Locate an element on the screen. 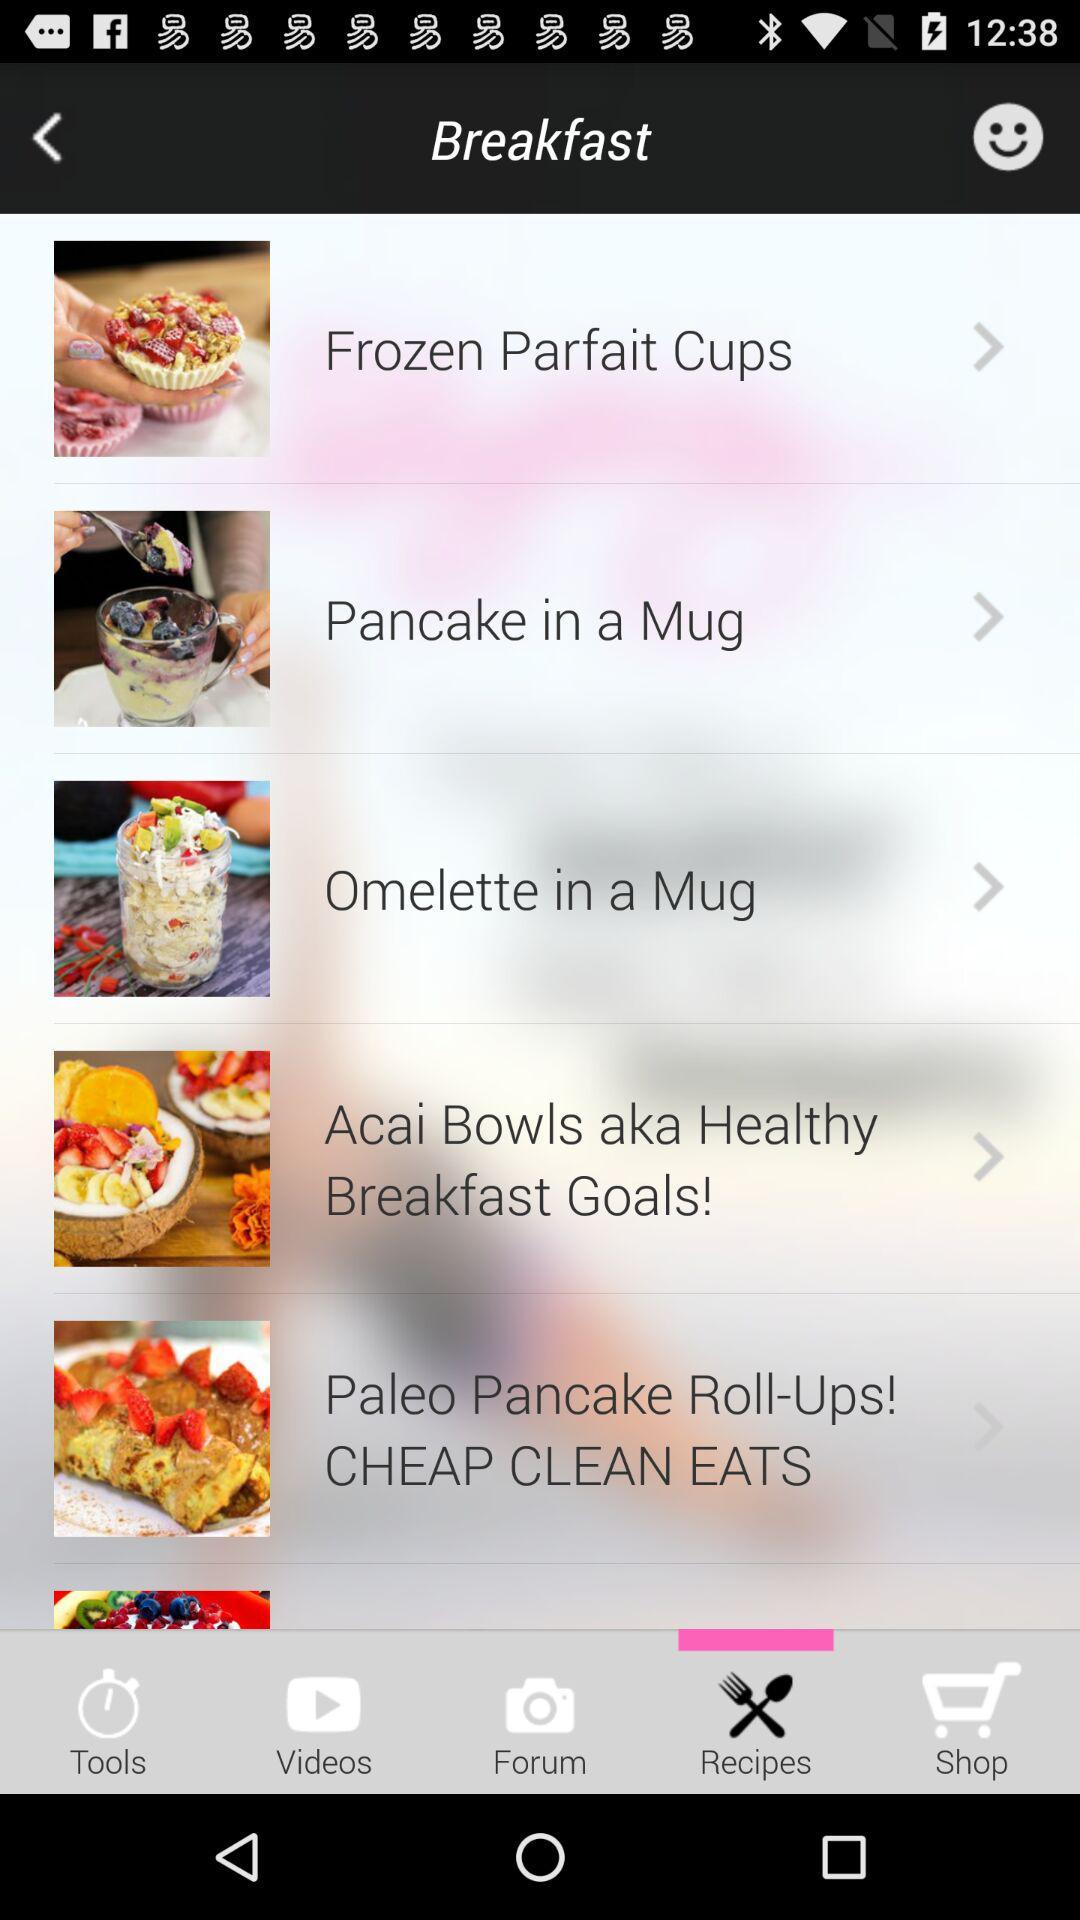 This screenshot has width=1080, height=1920. the icon next to the omelette in a item is located at coordinates (987, 887).